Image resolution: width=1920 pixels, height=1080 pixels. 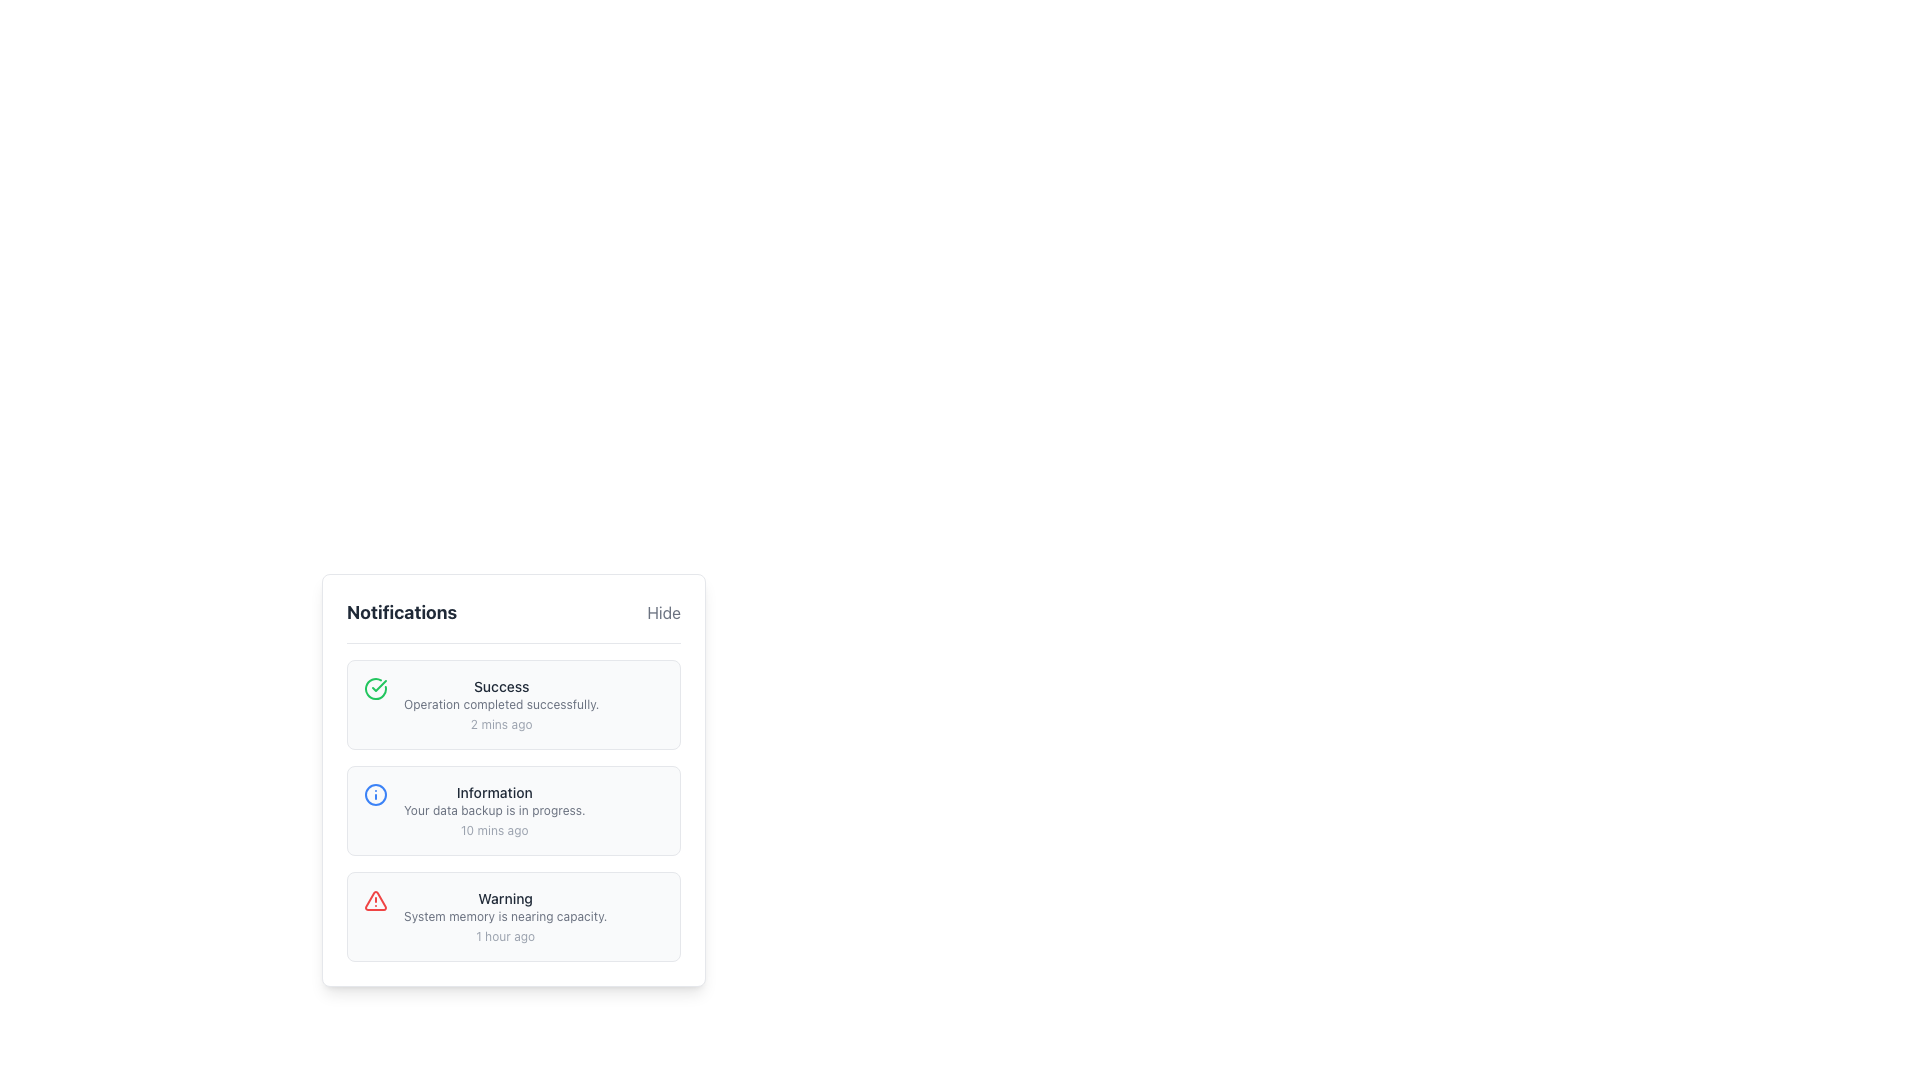 What do you see at coordinates (494, 810) in the screenshot?
I see `informational text label that provides the status of a data backup process, located in the notification card below 'Information' and above '10 mins ago'` at bounding box center [494, 810].